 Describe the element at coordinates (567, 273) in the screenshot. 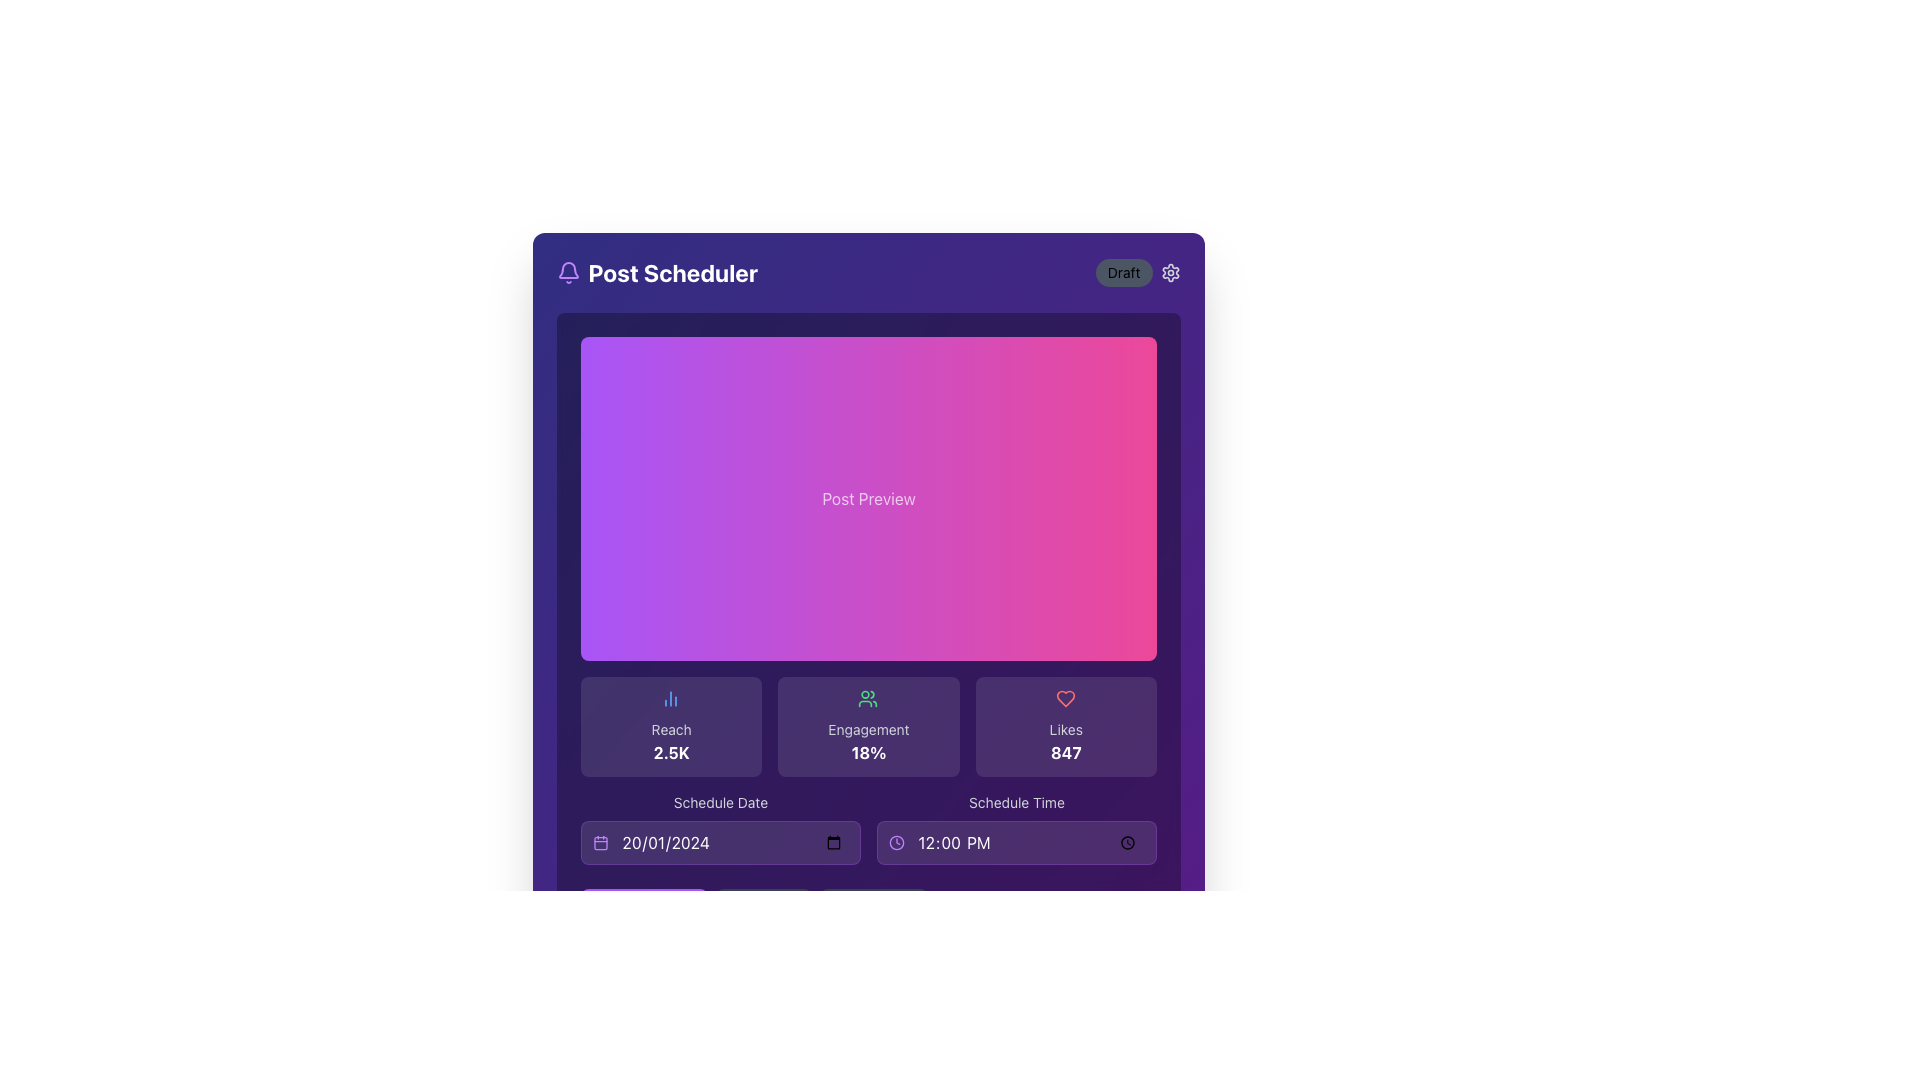

I see `the notification bell icon located to the immediate left of the 'Post Scheduler' text` at that location.